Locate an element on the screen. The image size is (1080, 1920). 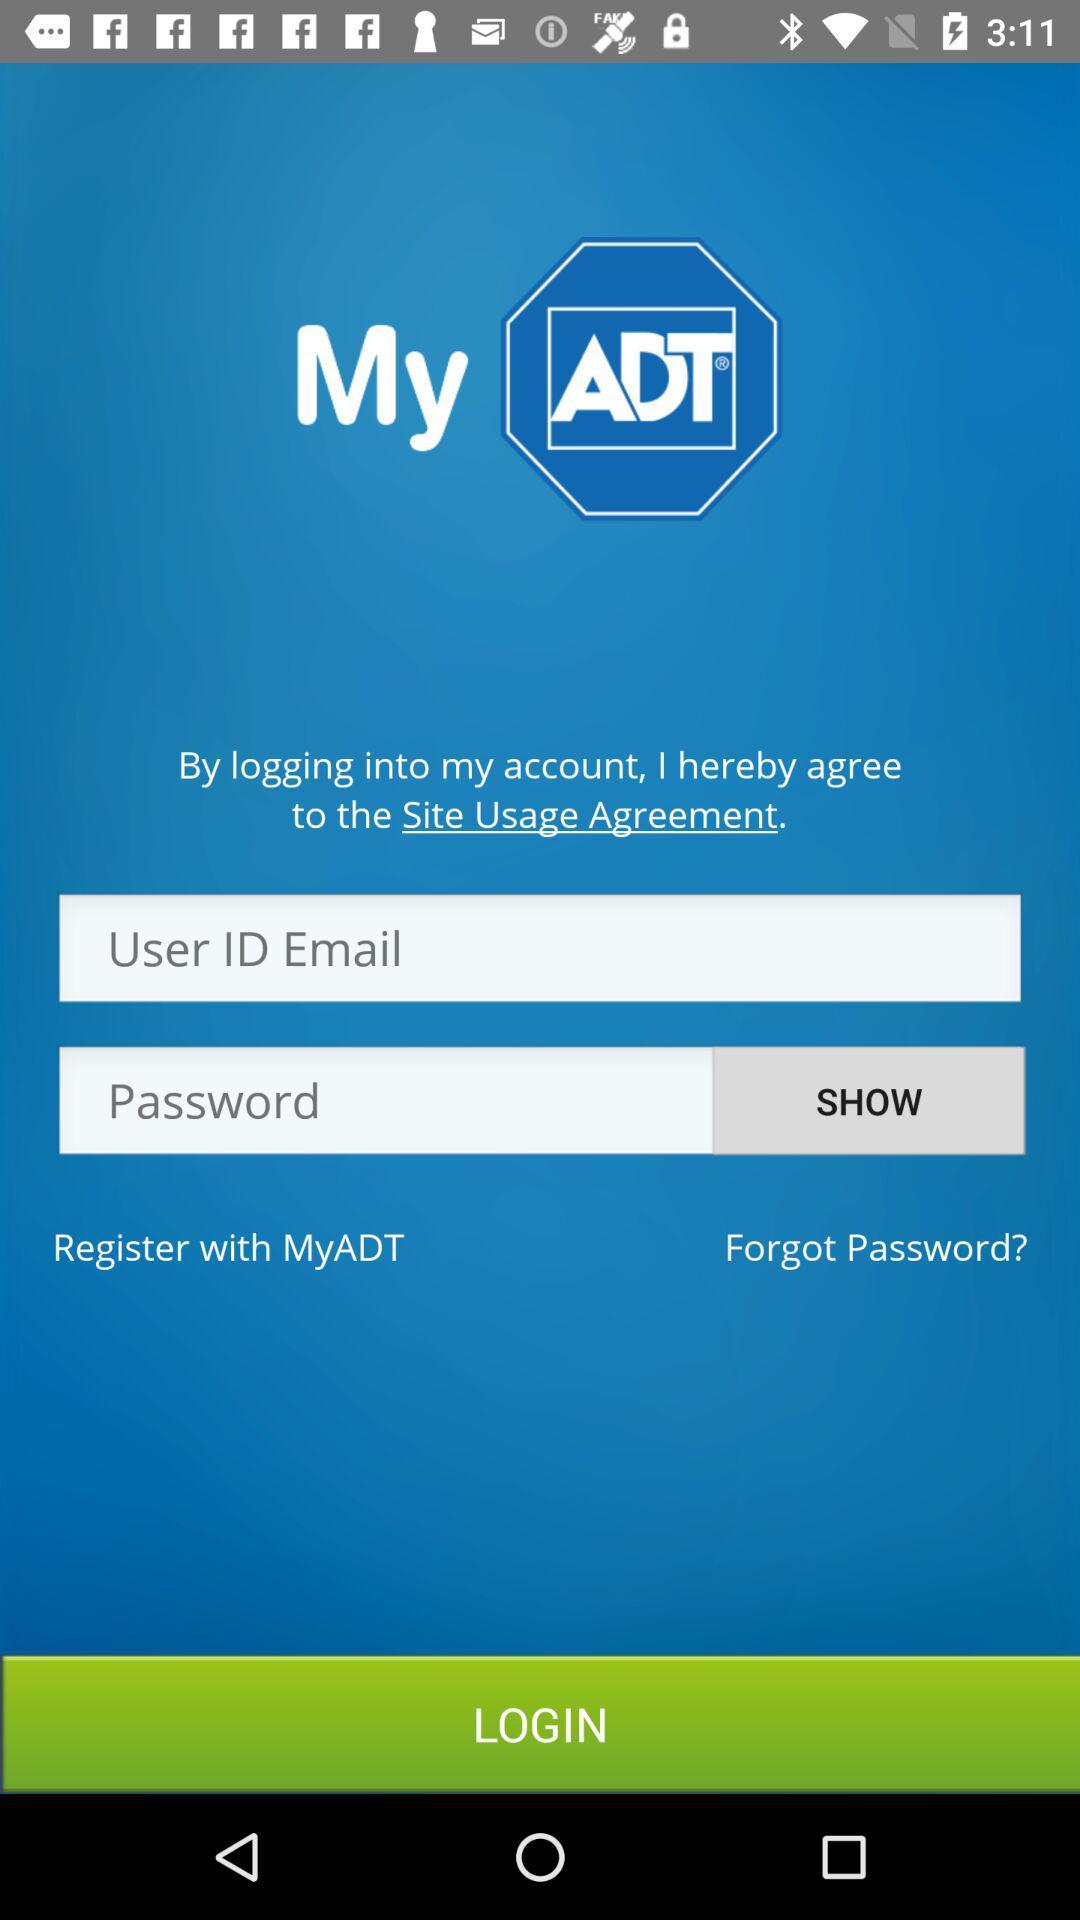
the by logging into item is located at coordinates (540, 763).